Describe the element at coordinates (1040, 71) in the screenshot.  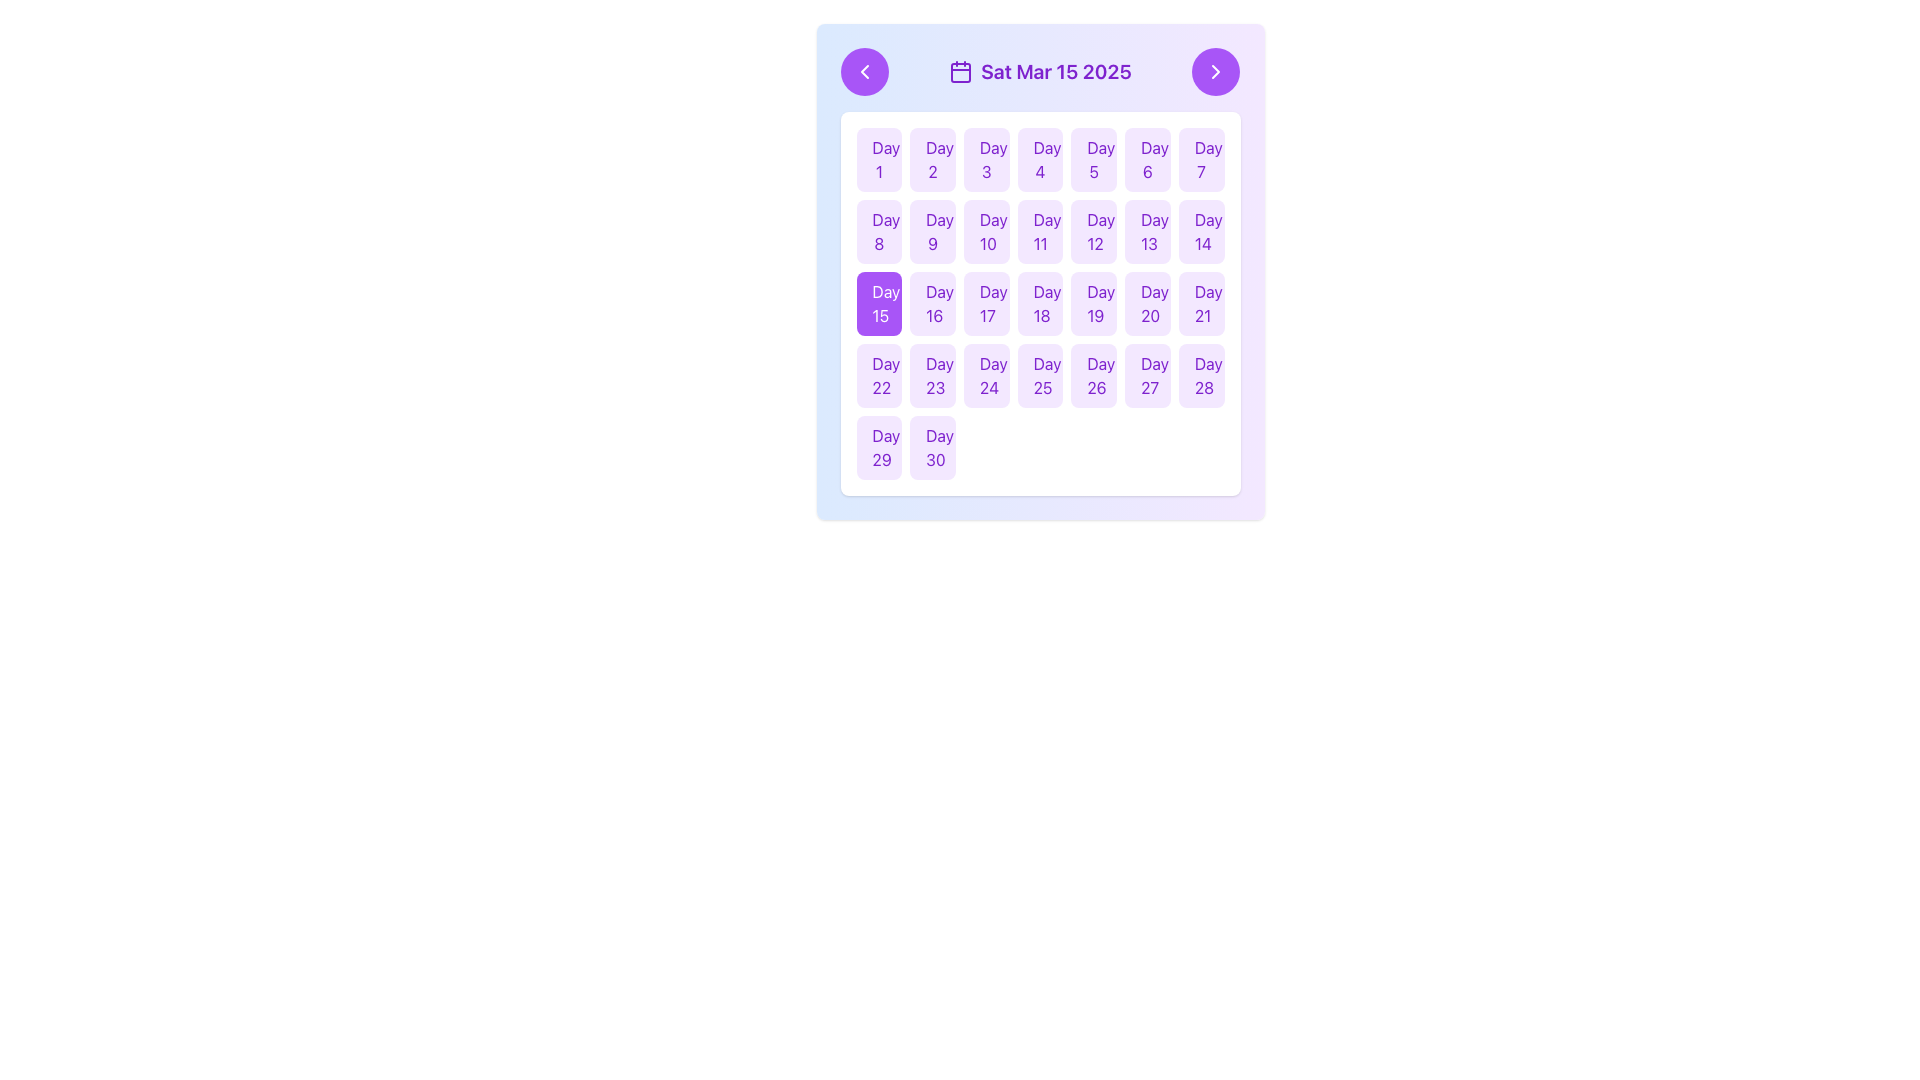
I see `the Date Display Header that shows the currently active date in the calendar, which is located near the top and flanked by navigation buttons` at that location.